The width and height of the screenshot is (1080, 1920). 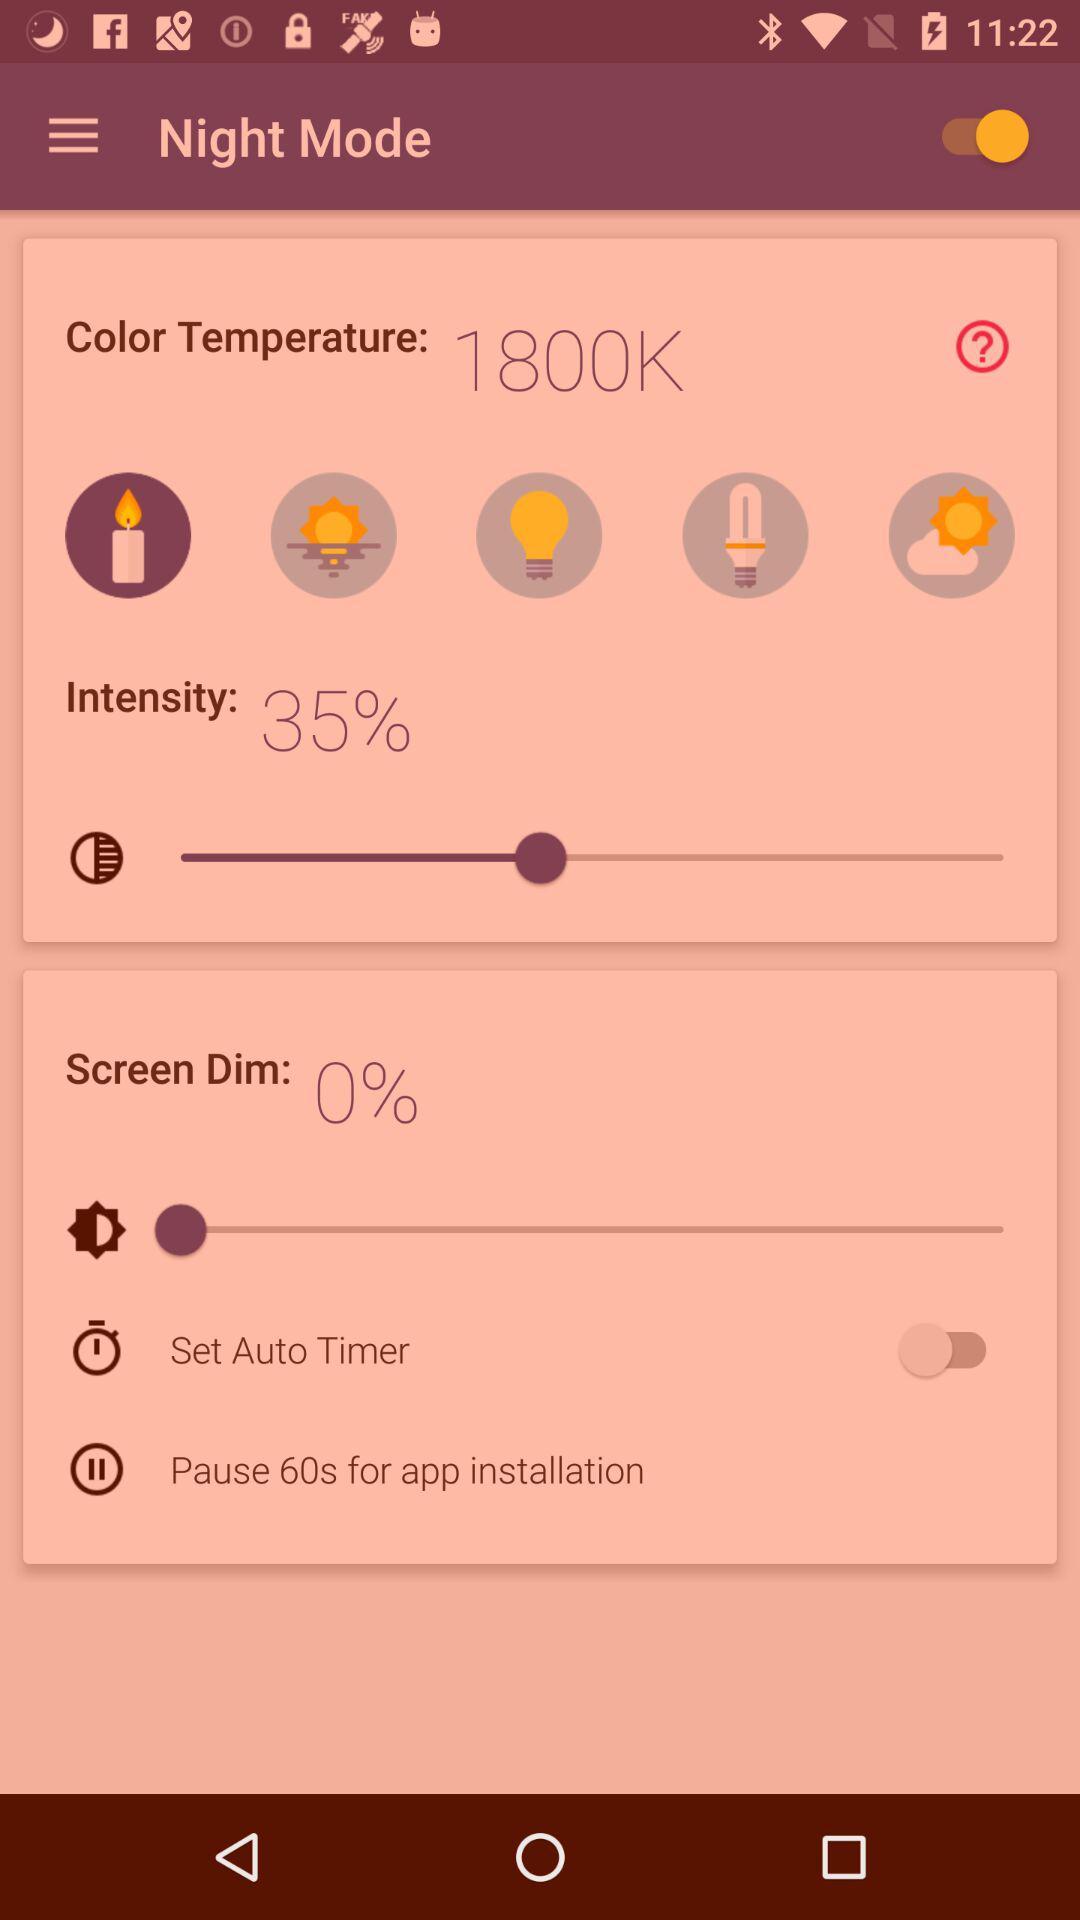 I want to click on the app to the right of the night mode app, so click(x=974, y=135).